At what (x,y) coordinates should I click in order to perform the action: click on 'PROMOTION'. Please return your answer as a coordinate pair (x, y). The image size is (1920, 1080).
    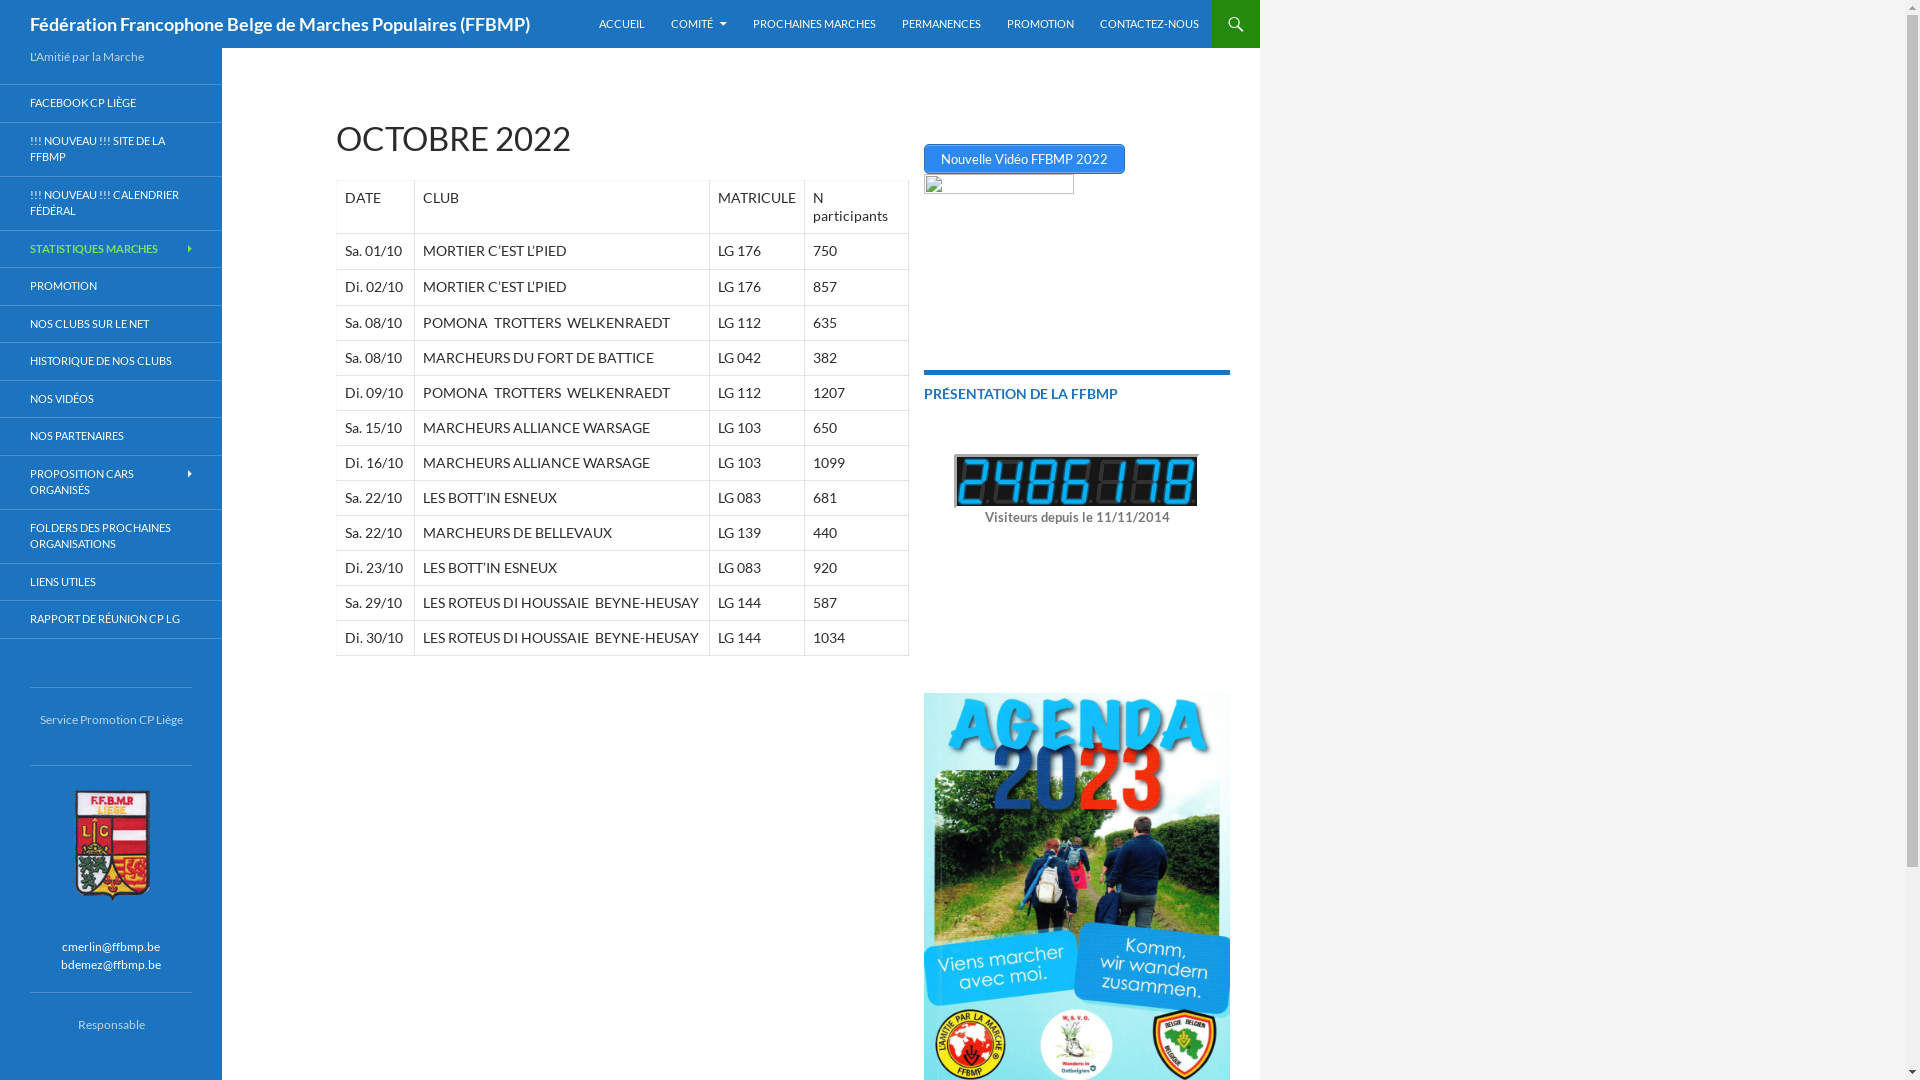
    Looking at the image, I should click on (109, 286).